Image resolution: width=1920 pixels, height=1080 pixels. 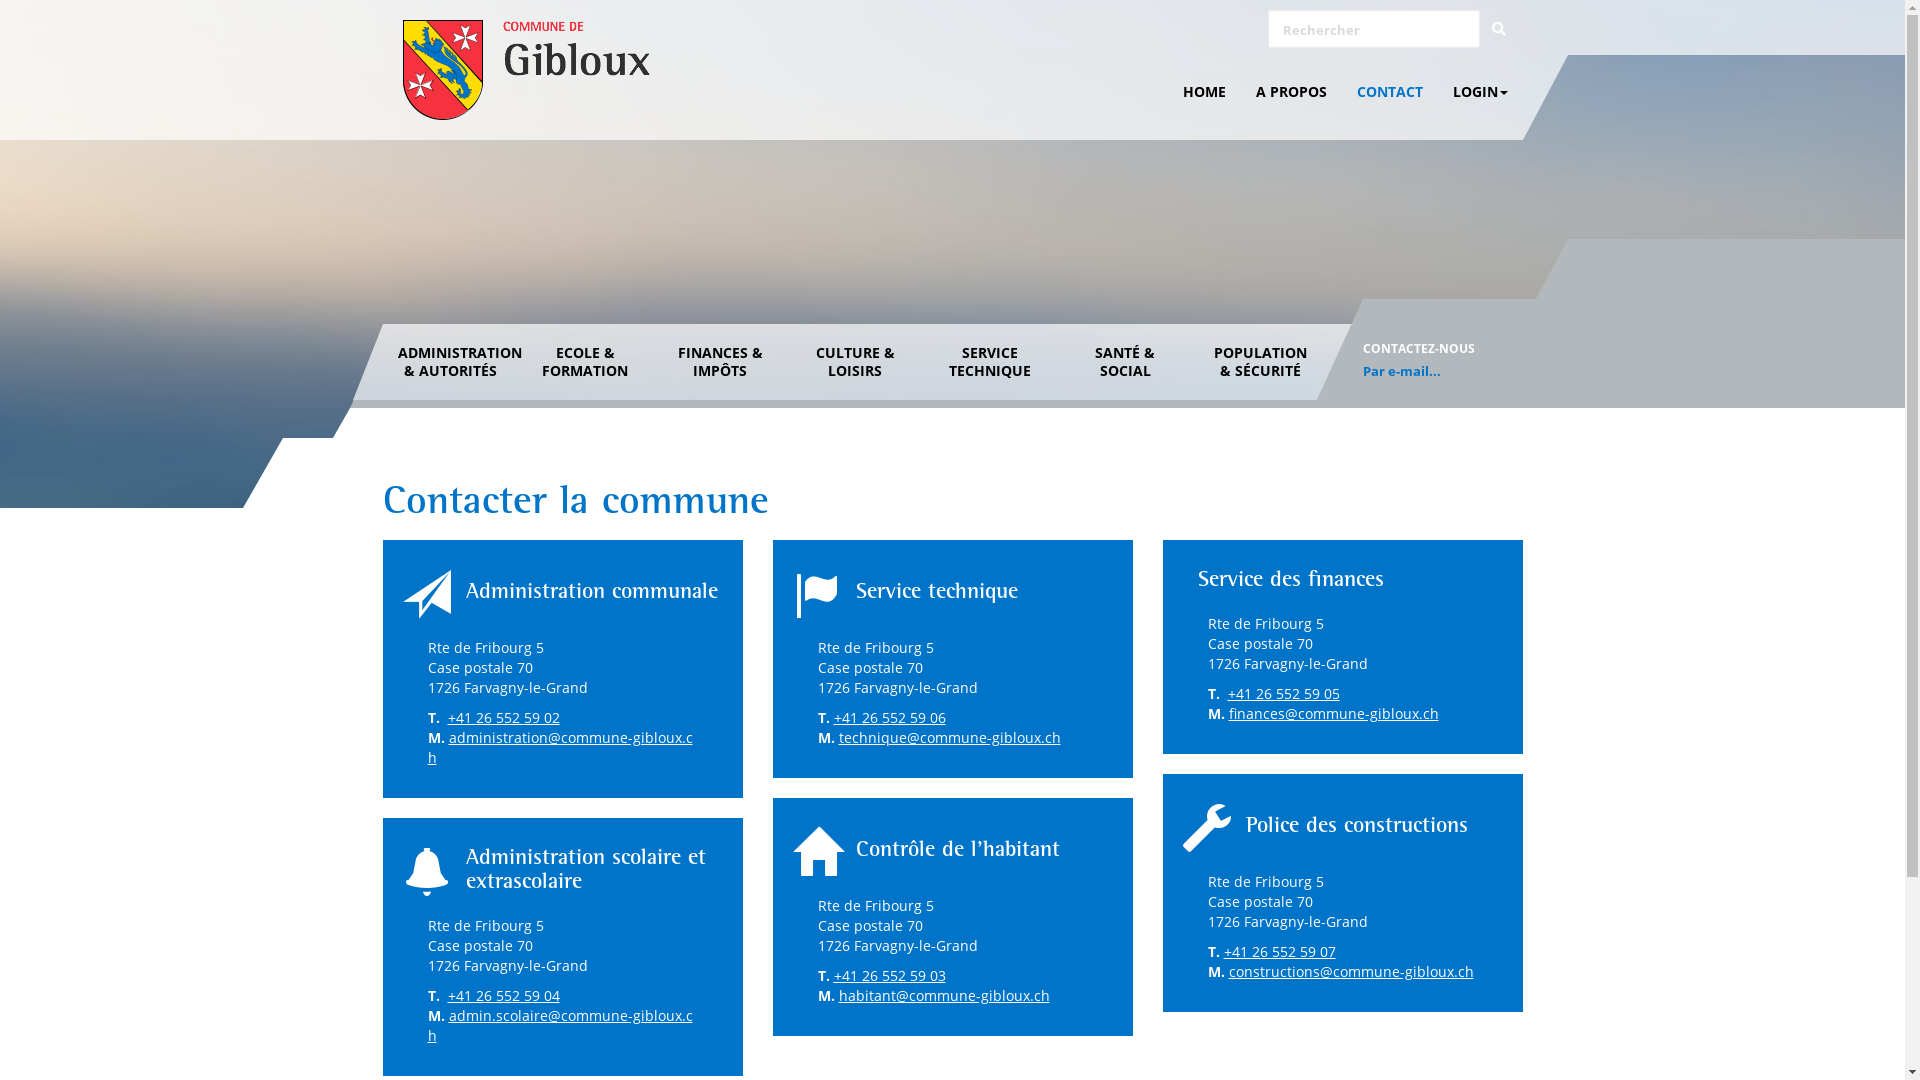 I want to click on '+41 26 552 59 03', so click(x=888, y=974).